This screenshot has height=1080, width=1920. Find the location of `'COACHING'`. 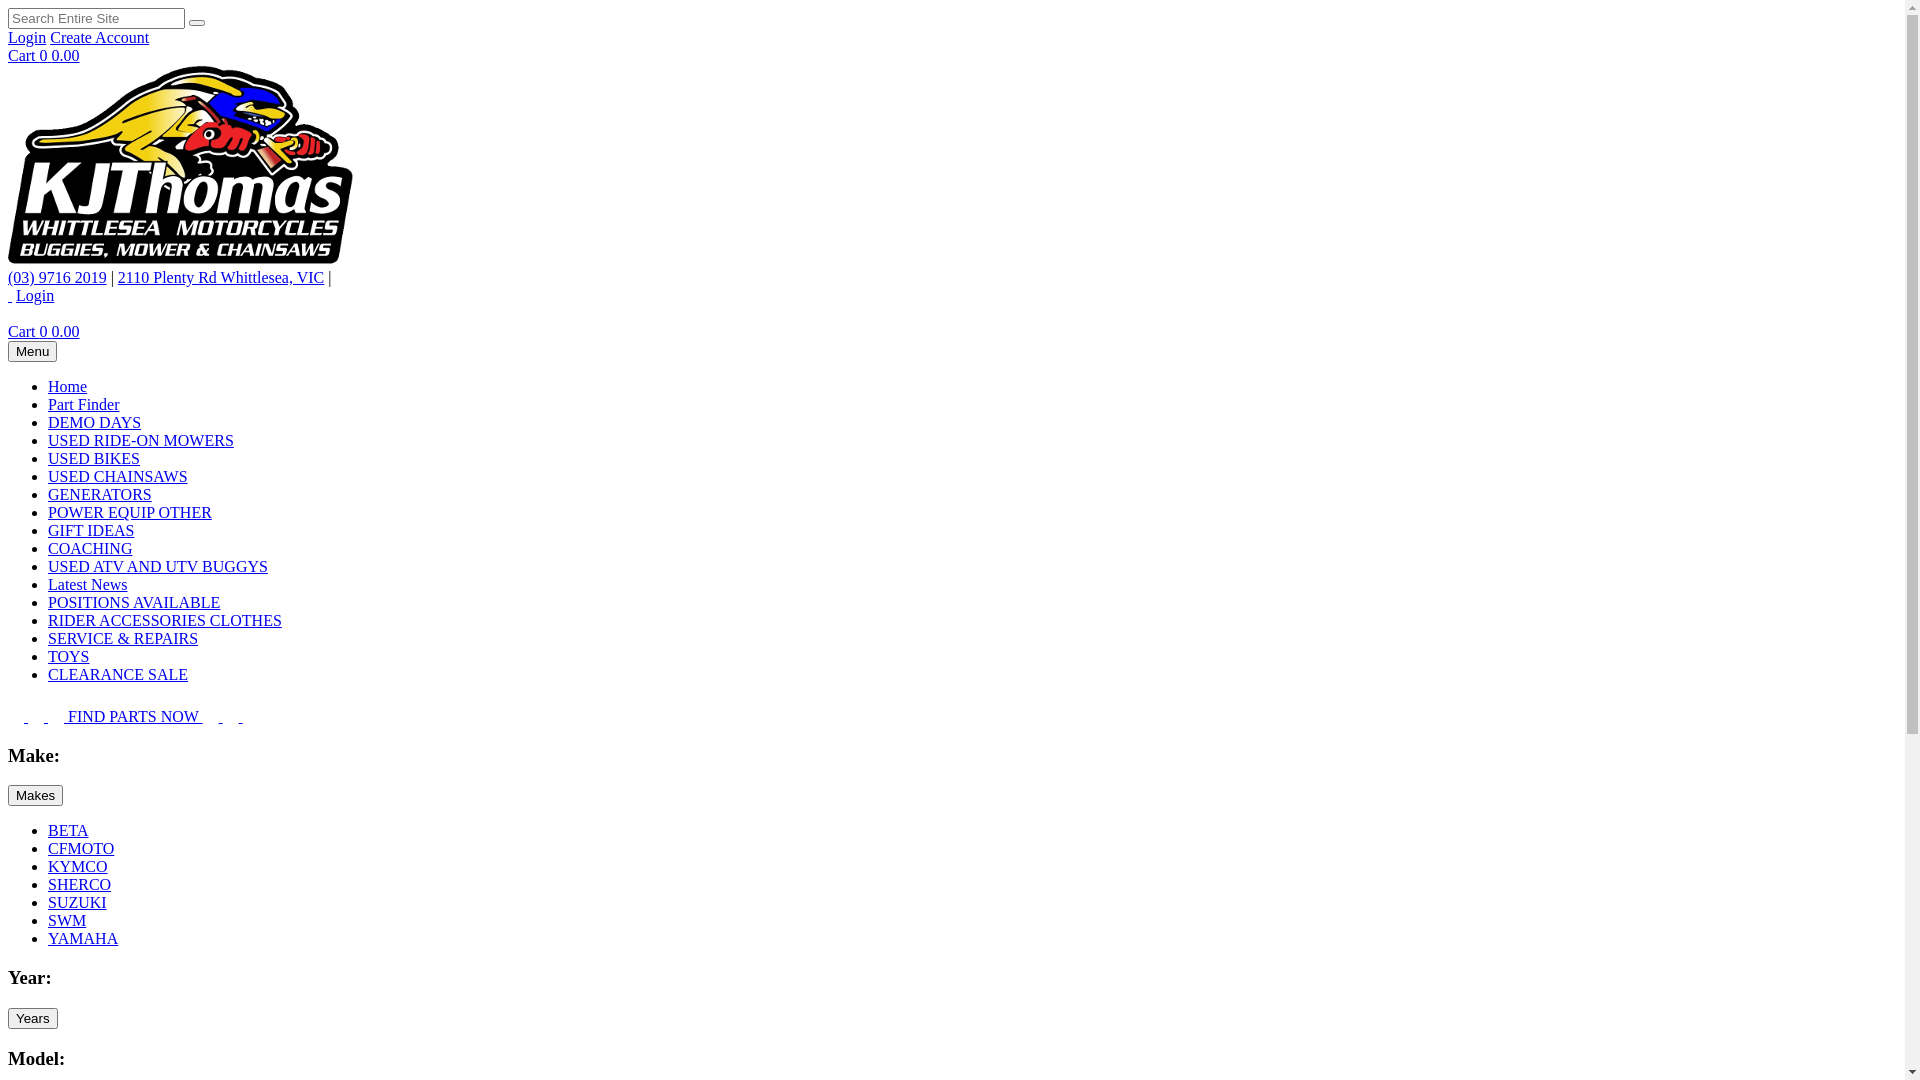

'COACHING' is located at coordinates (89, 548).